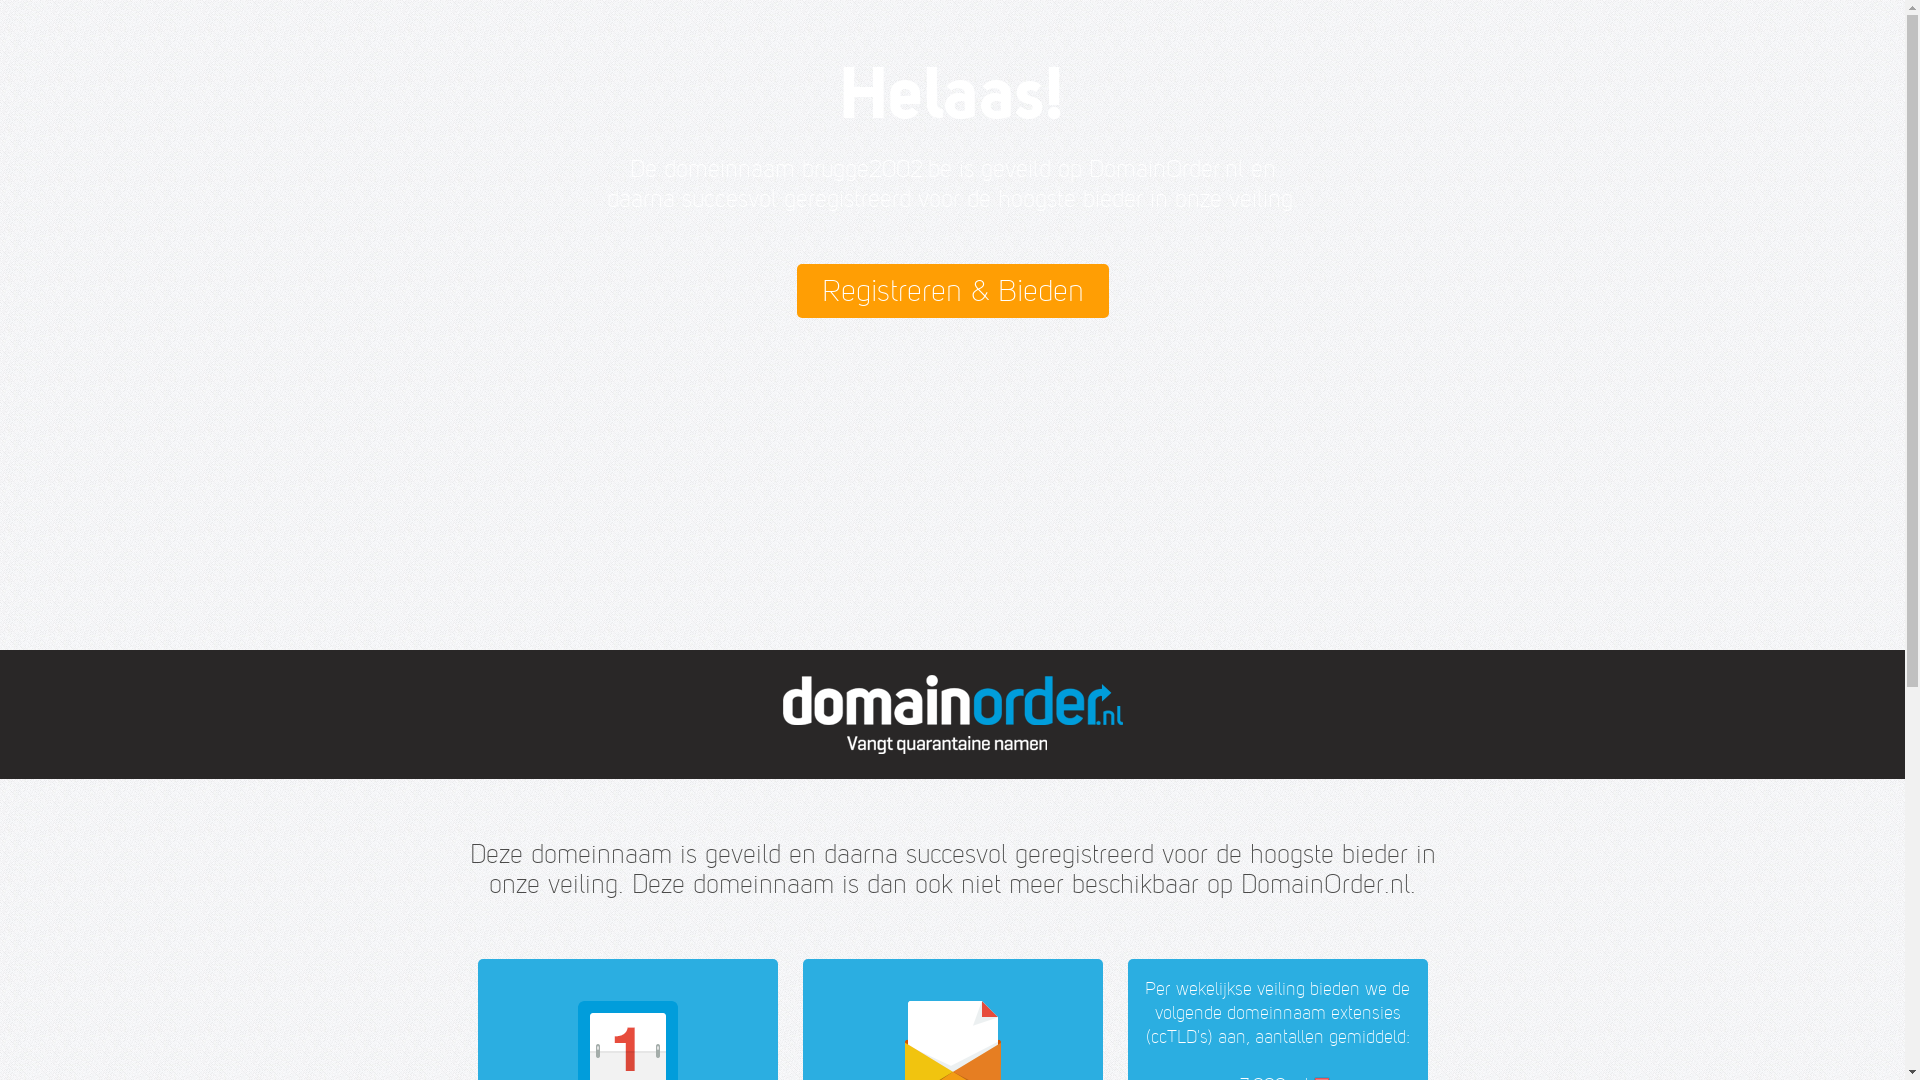  What do you see at coordinates (950, 290) in the screenshot?
I see `'Registreren & Bieden'` at bounding box center [950, 290].